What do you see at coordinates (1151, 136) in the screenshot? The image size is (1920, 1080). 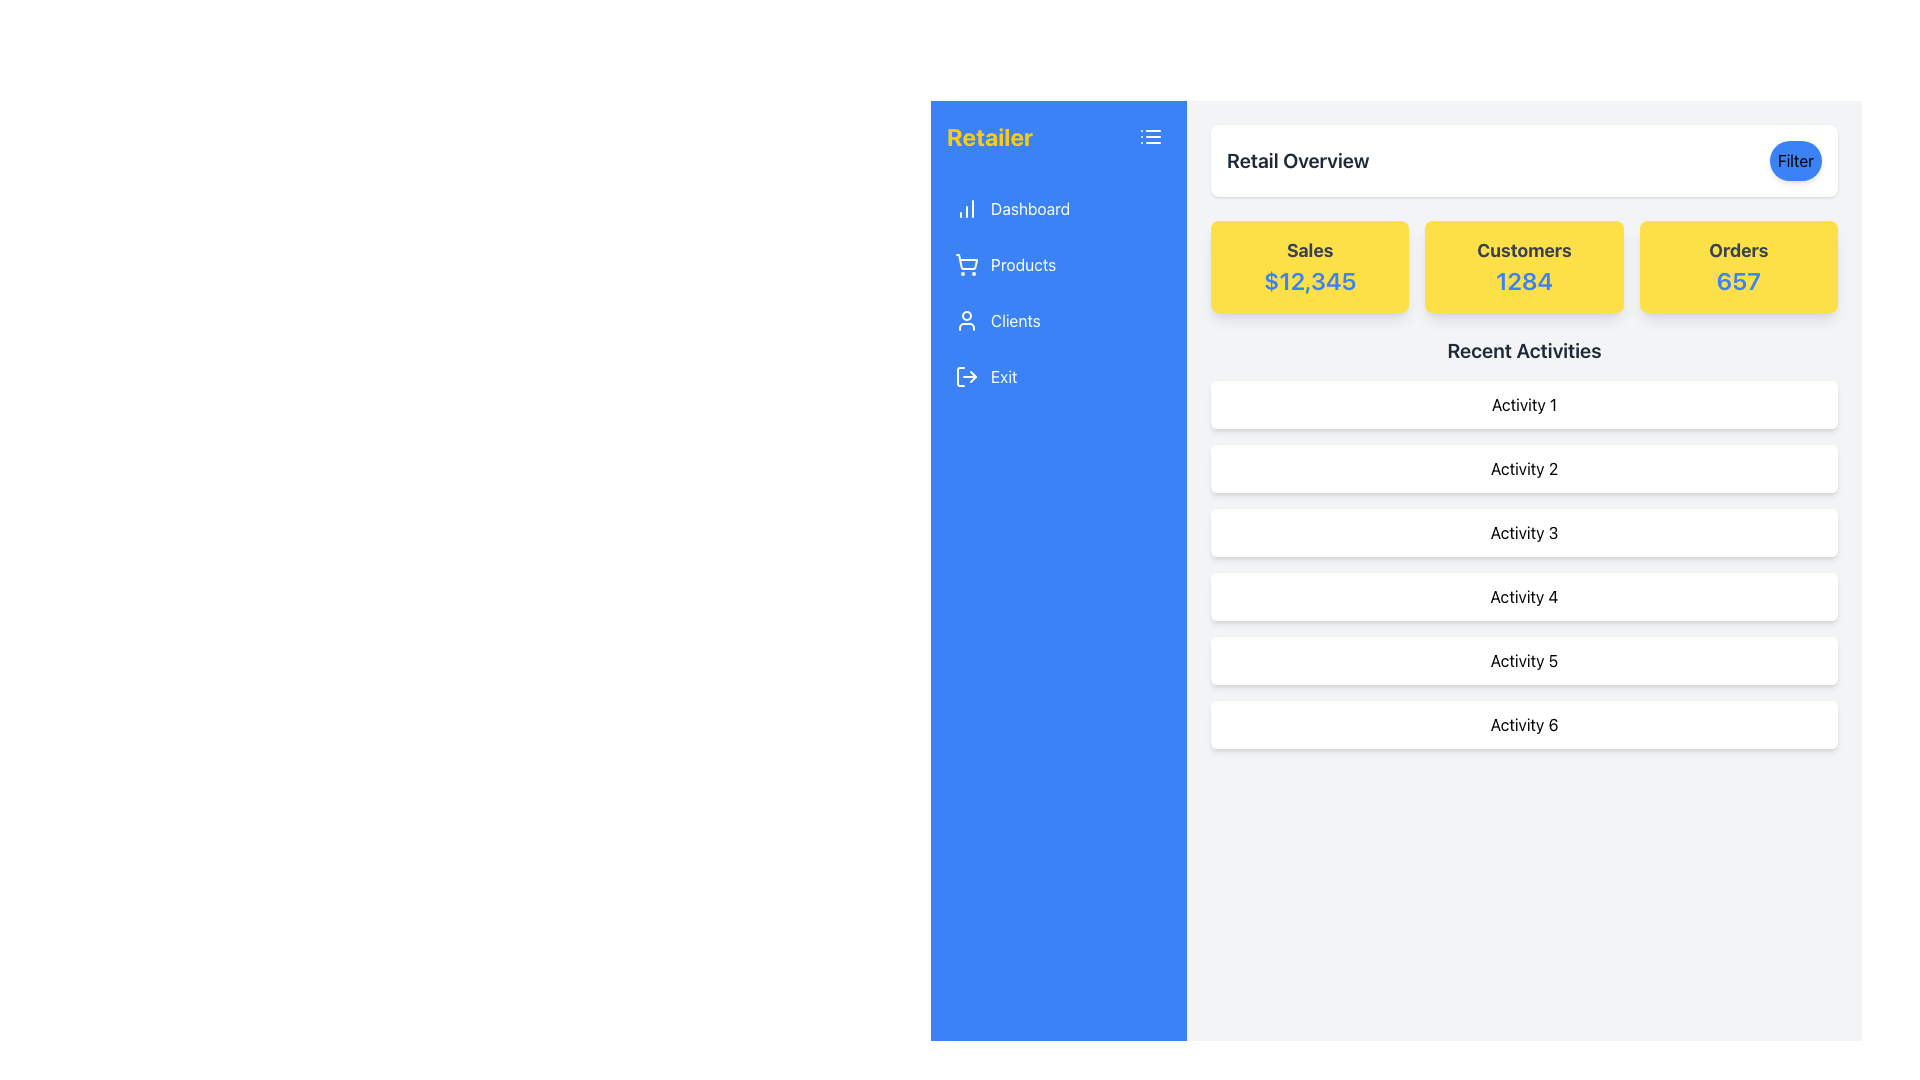 I see `the small icon resembling a list layout, located near the top-right corner of the side navigation bar` at bounding box center [1151, 136].